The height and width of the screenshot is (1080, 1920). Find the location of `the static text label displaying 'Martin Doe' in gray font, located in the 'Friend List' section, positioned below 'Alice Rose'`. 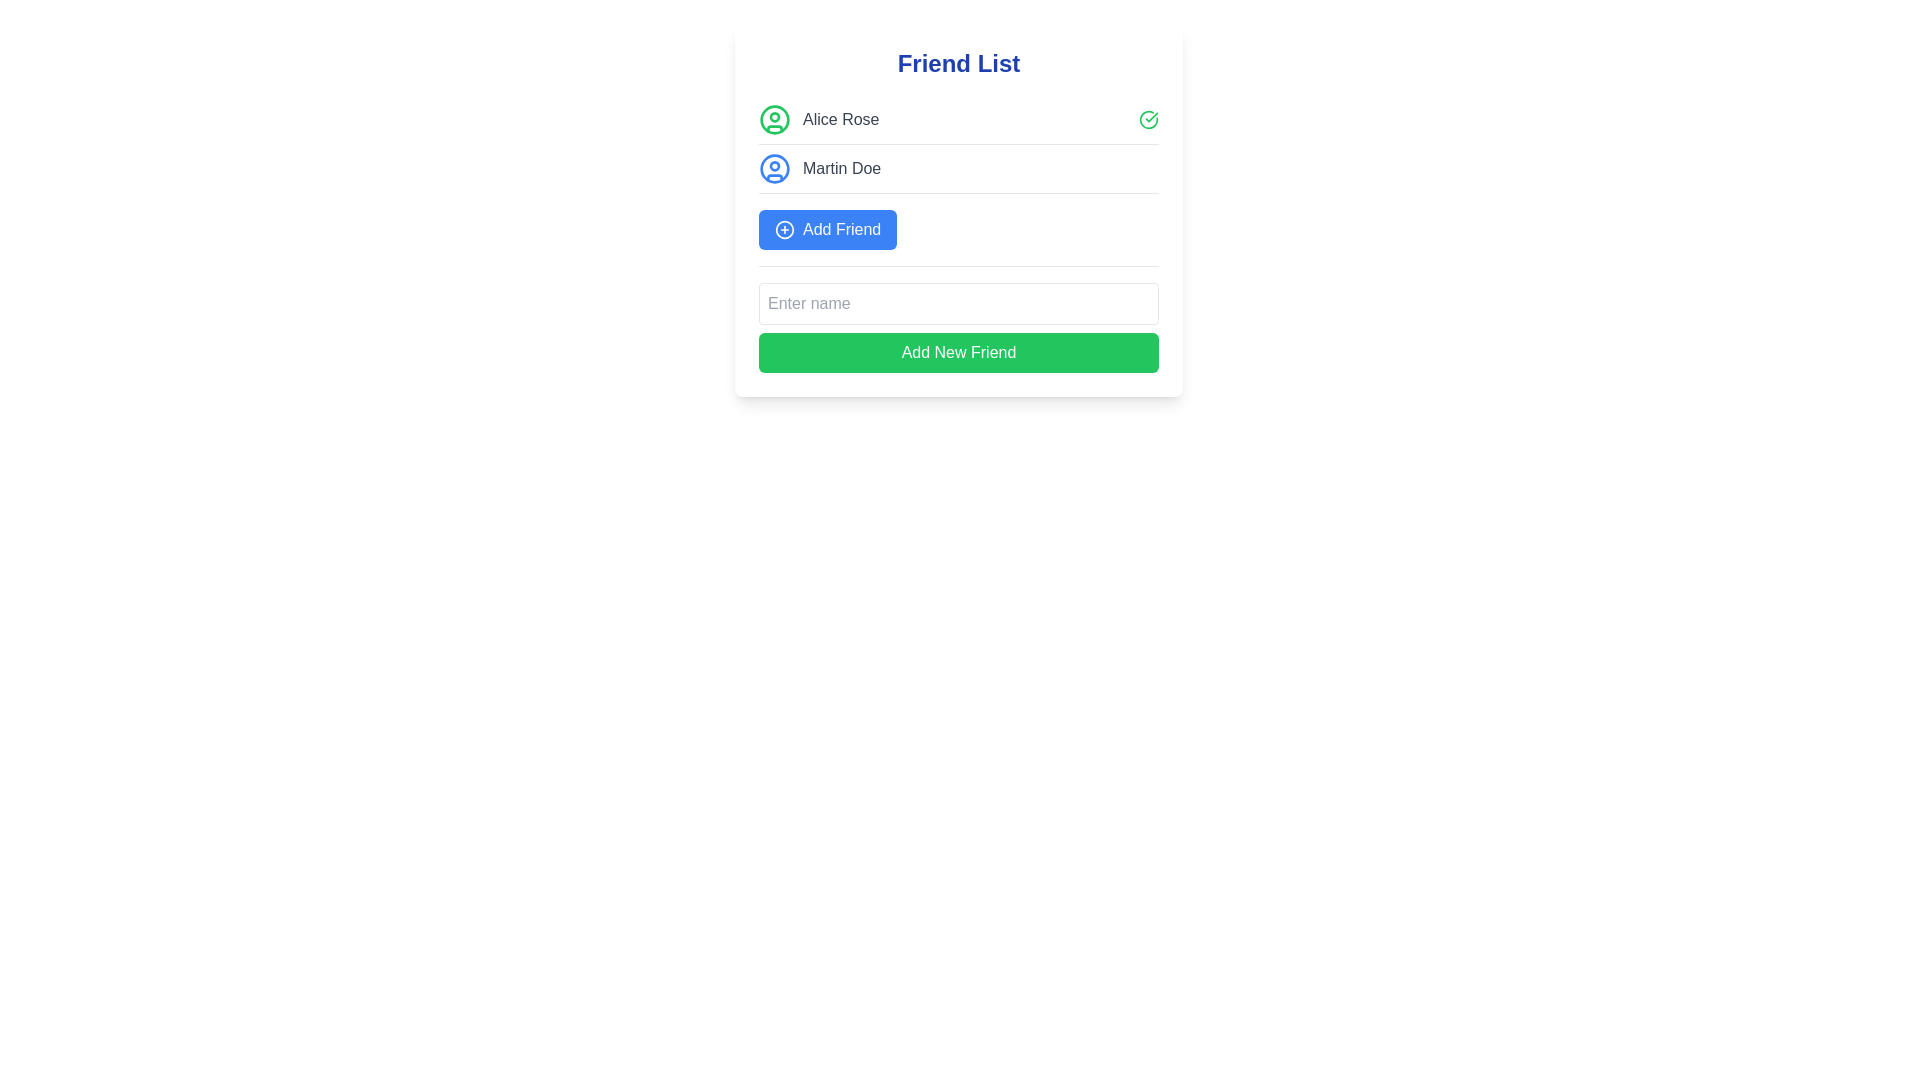

the static text label displaying 'Martin Doe' in gray font, located in the 'Friend List' section, positioned below 'Alice Rose' is located at coordinates (842, 168).